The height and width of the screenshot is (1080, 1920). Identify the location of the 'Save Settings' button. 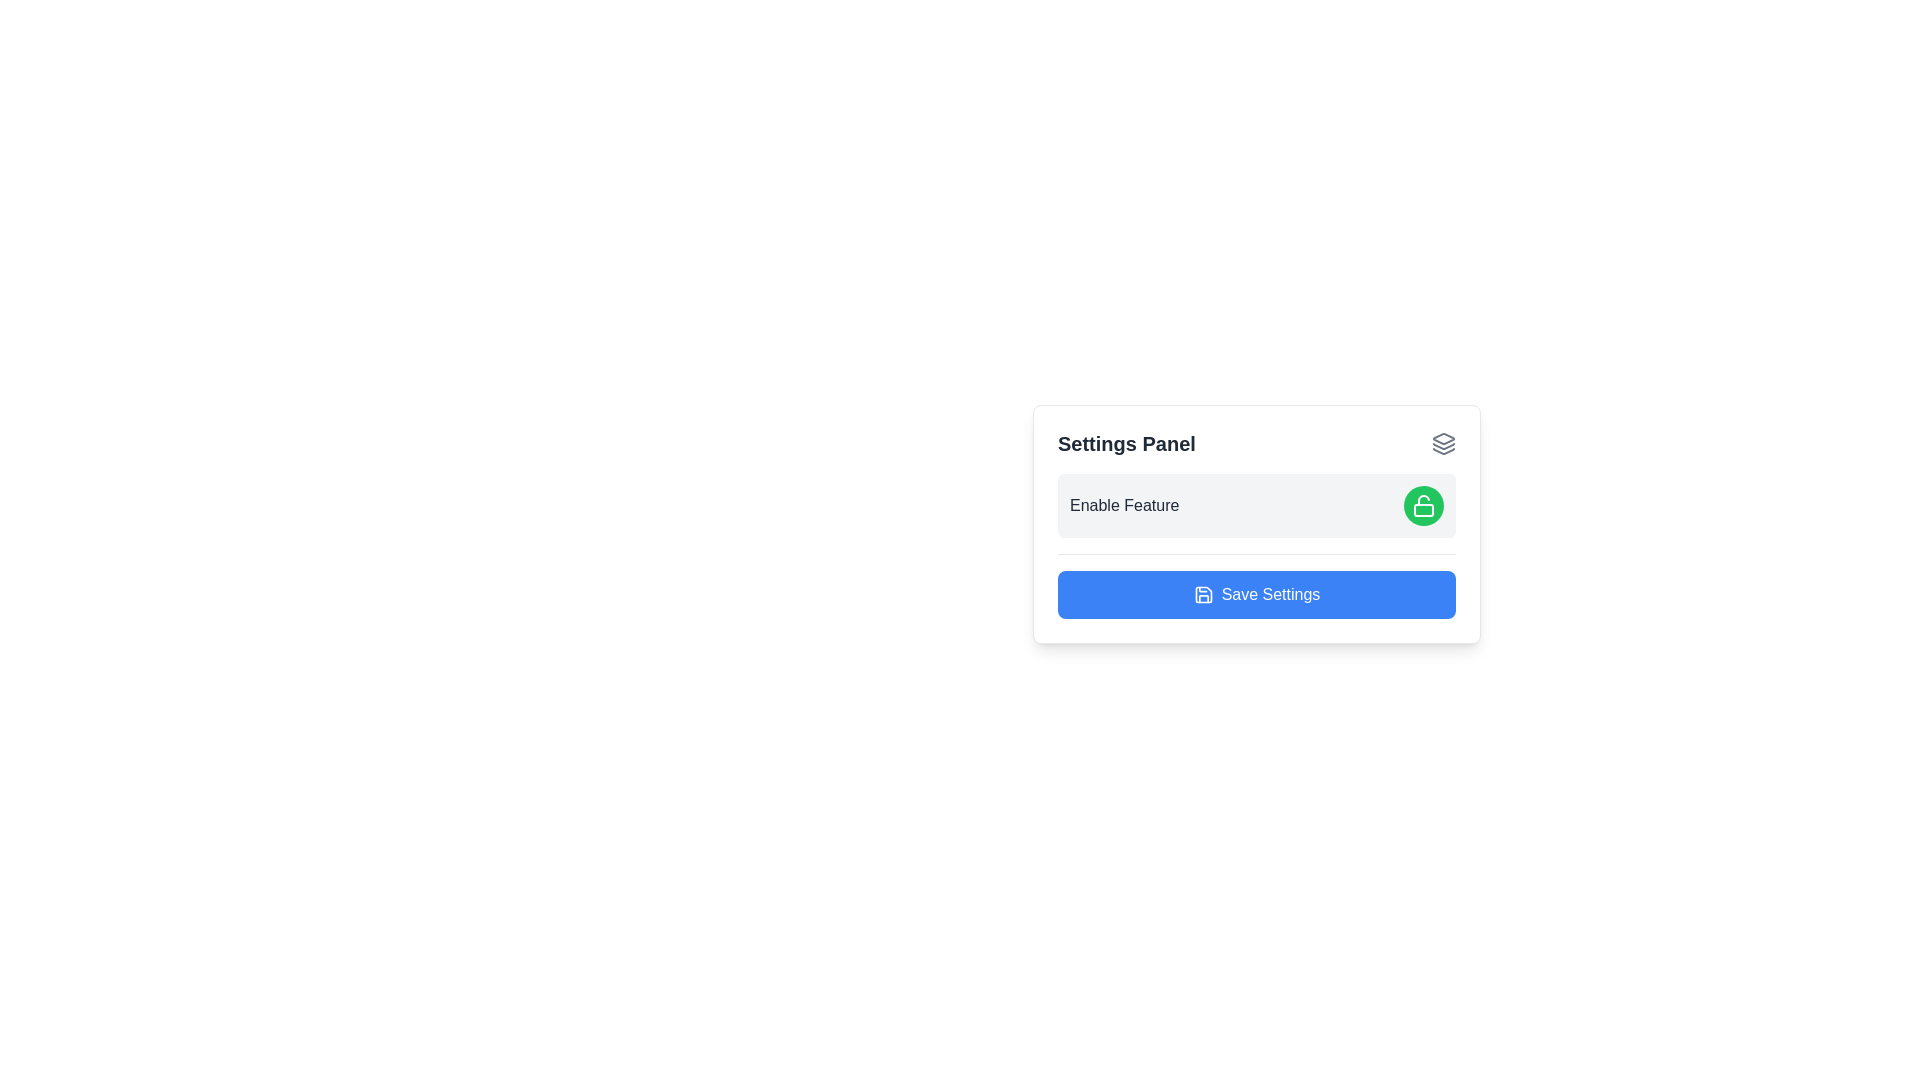
(1256, 593).